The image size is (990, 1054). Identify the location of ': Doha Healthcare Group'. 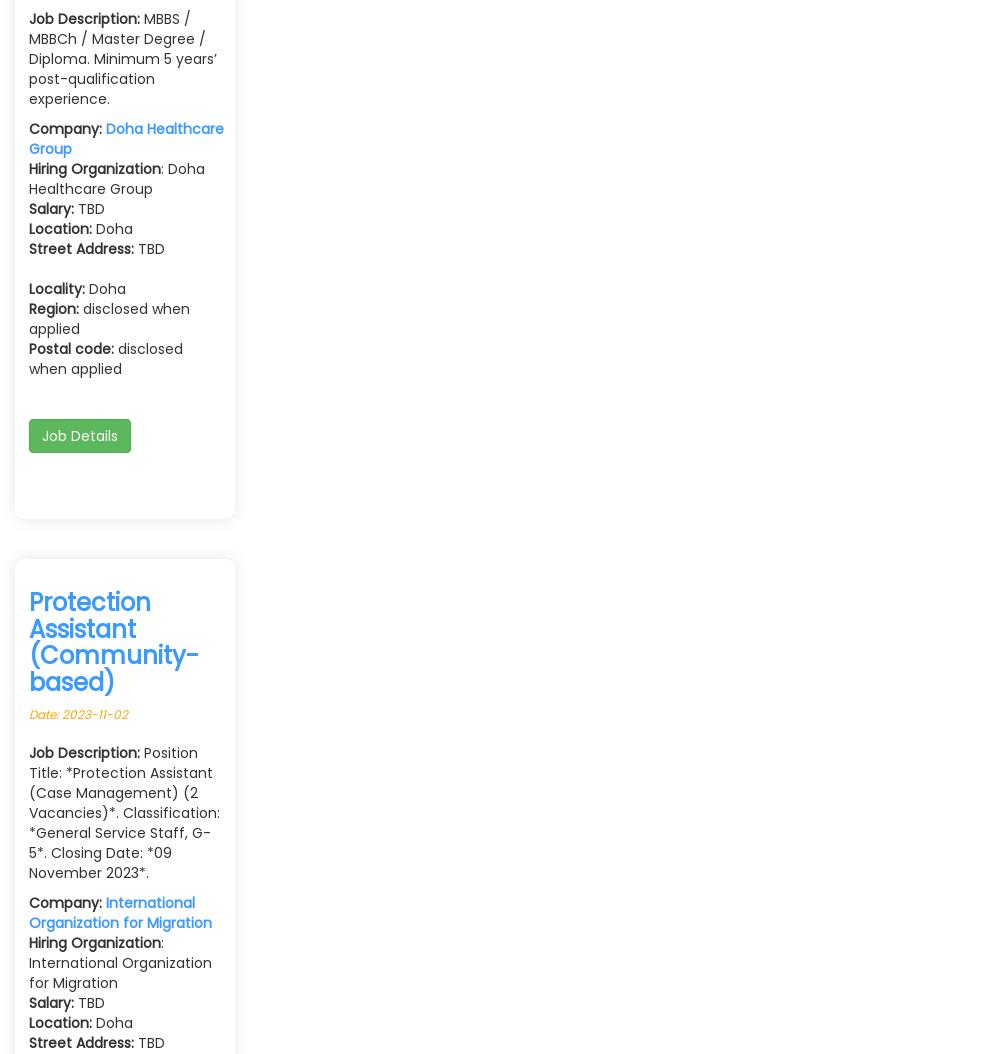
(28, 177).